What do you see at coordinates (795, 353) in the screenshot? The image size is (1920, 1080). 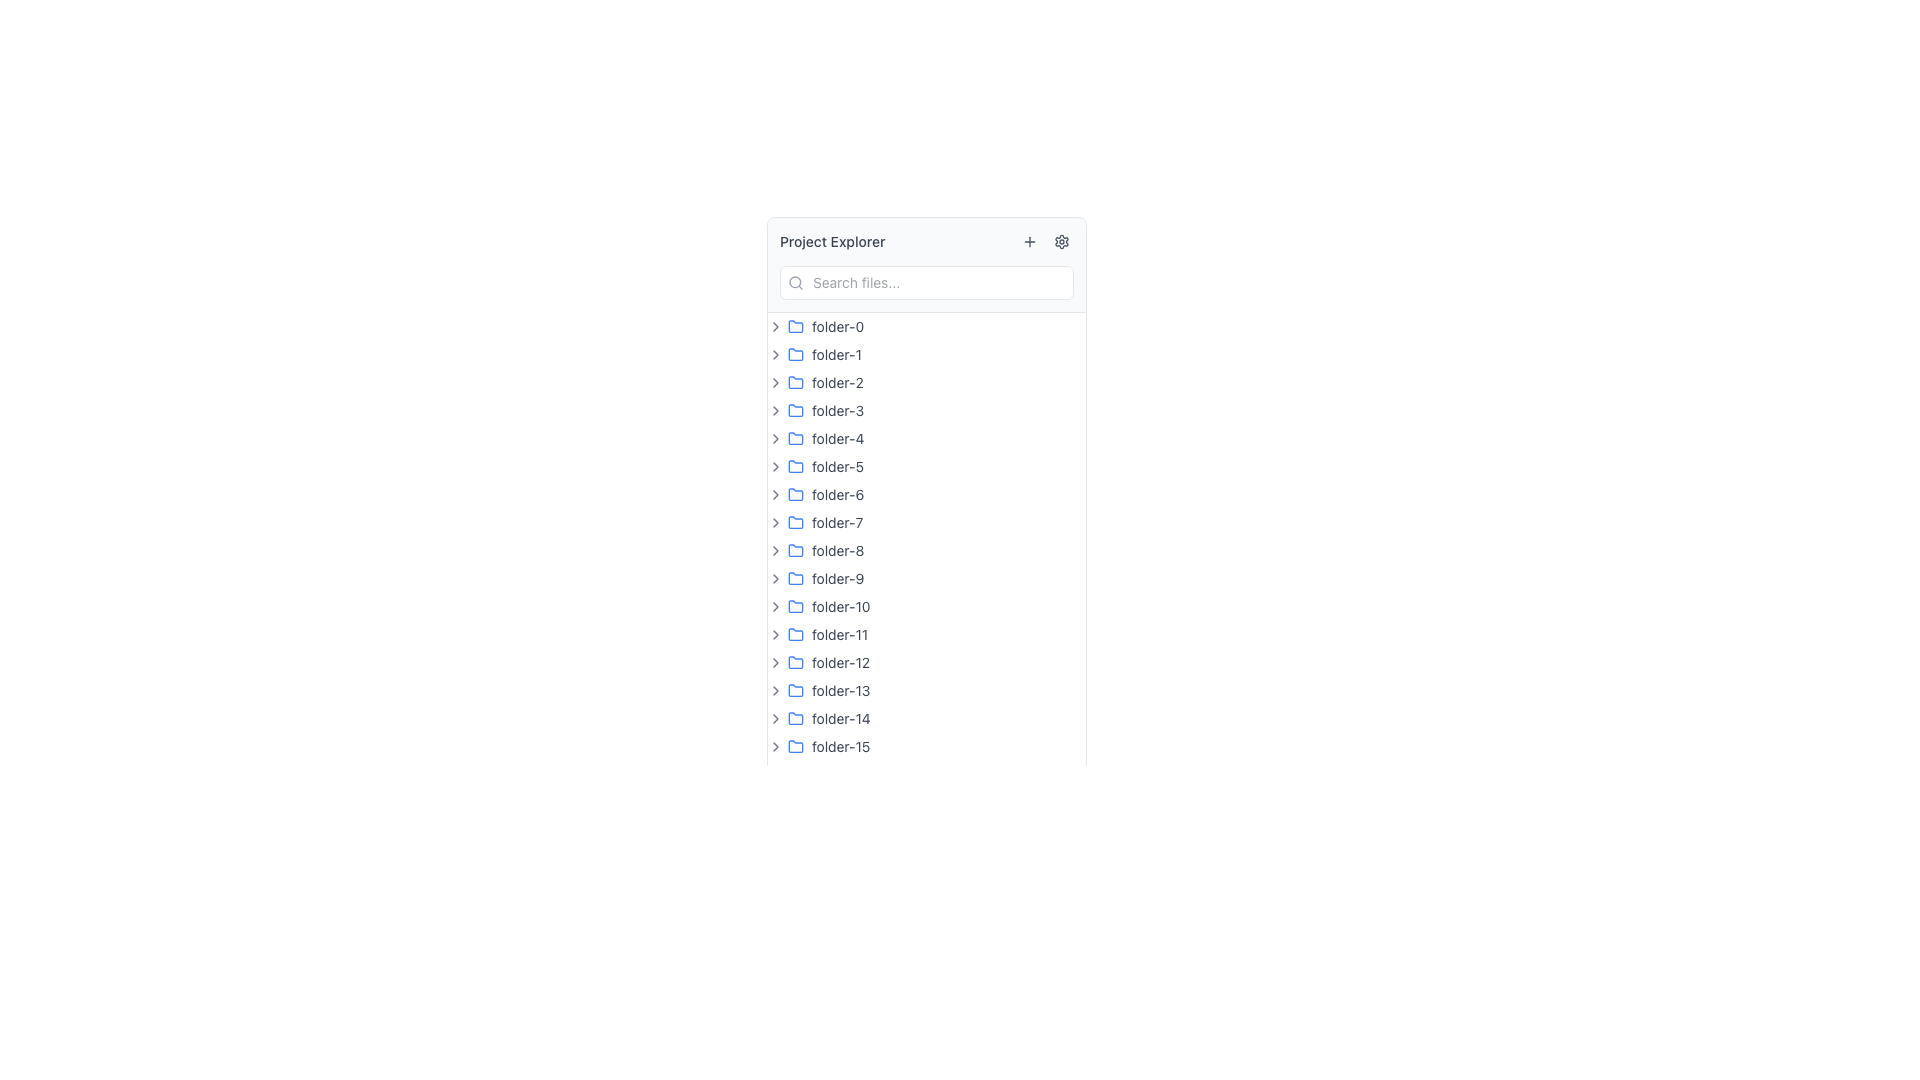 I see `the folder icon visually indicating 'folder-1', which is the second element from the left in the project explorer` at bounding box center [795, 353].